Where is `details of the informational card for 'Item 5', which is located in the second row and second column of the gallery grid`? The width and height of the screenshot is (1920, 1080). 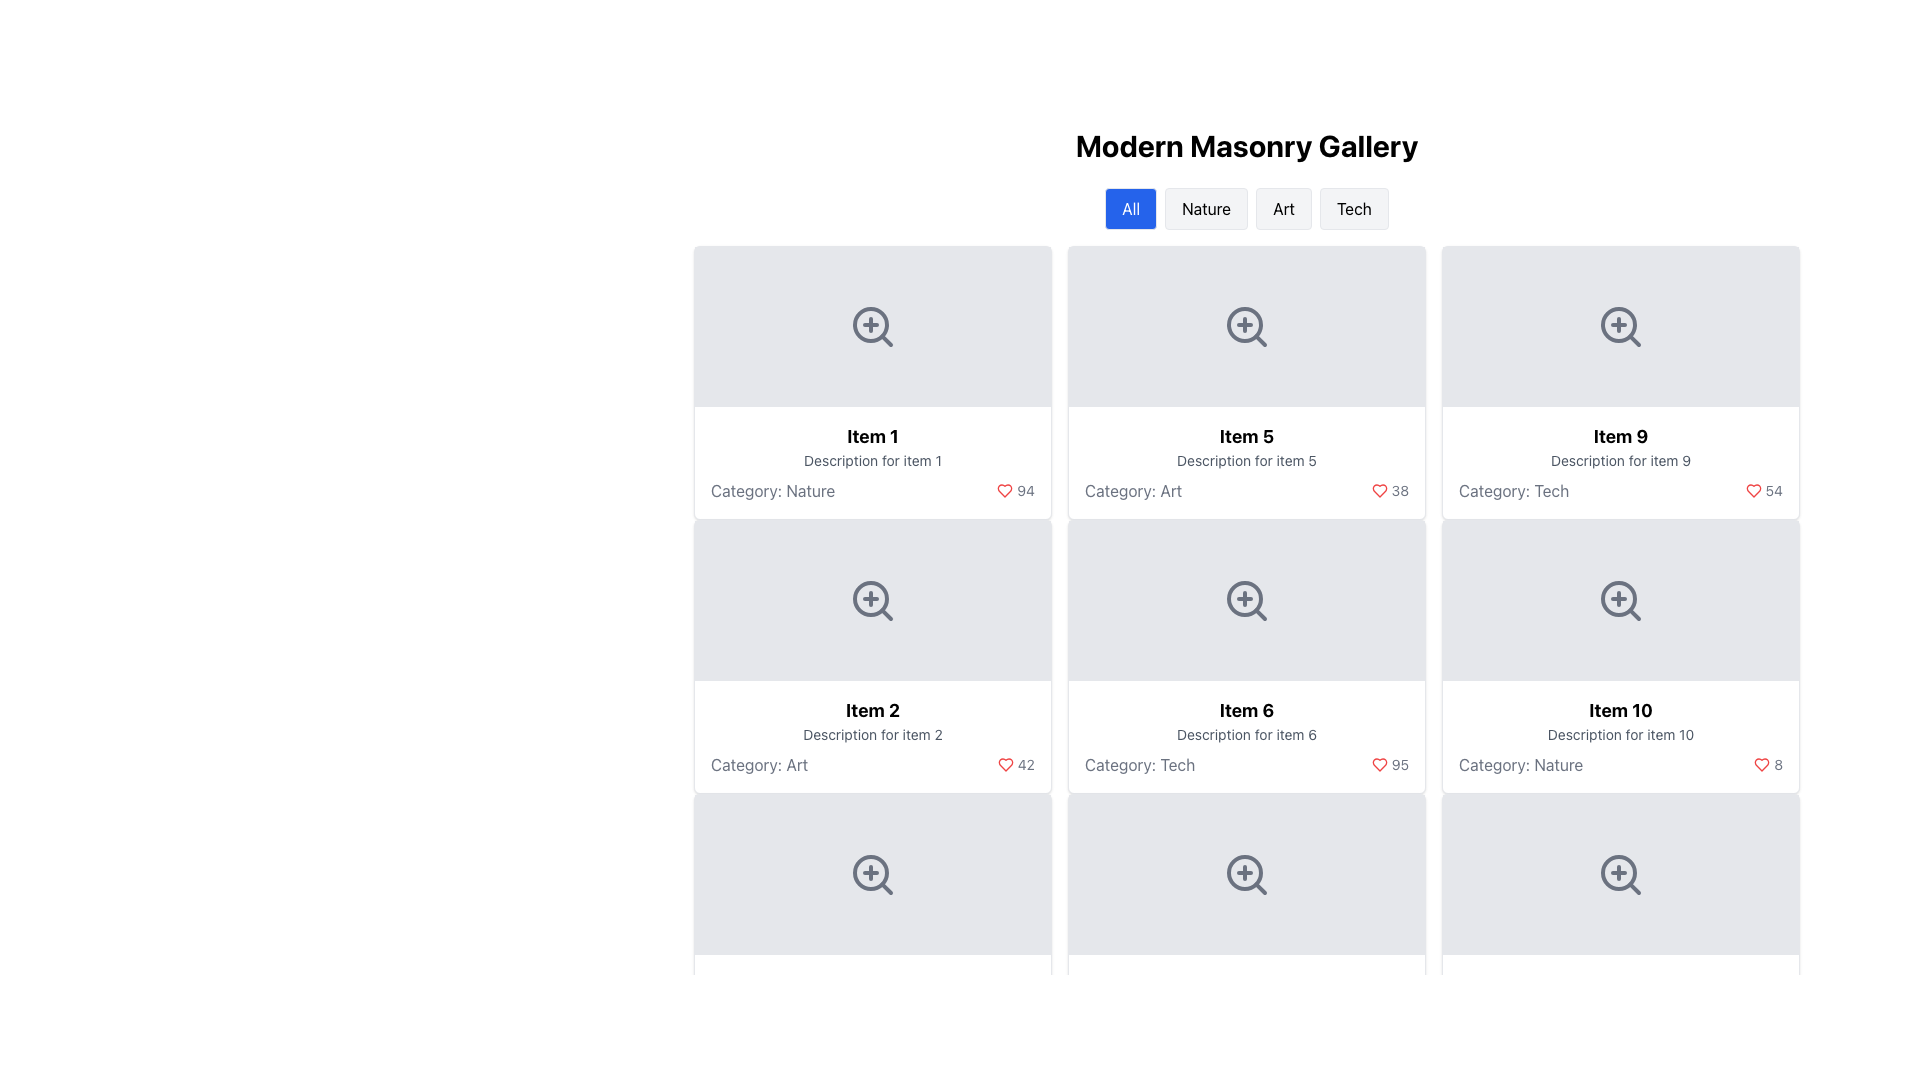 details of the informational card for 'Item 5', which is located in the second row and second column of the gallery grid is located at coordinates (1246, 462).